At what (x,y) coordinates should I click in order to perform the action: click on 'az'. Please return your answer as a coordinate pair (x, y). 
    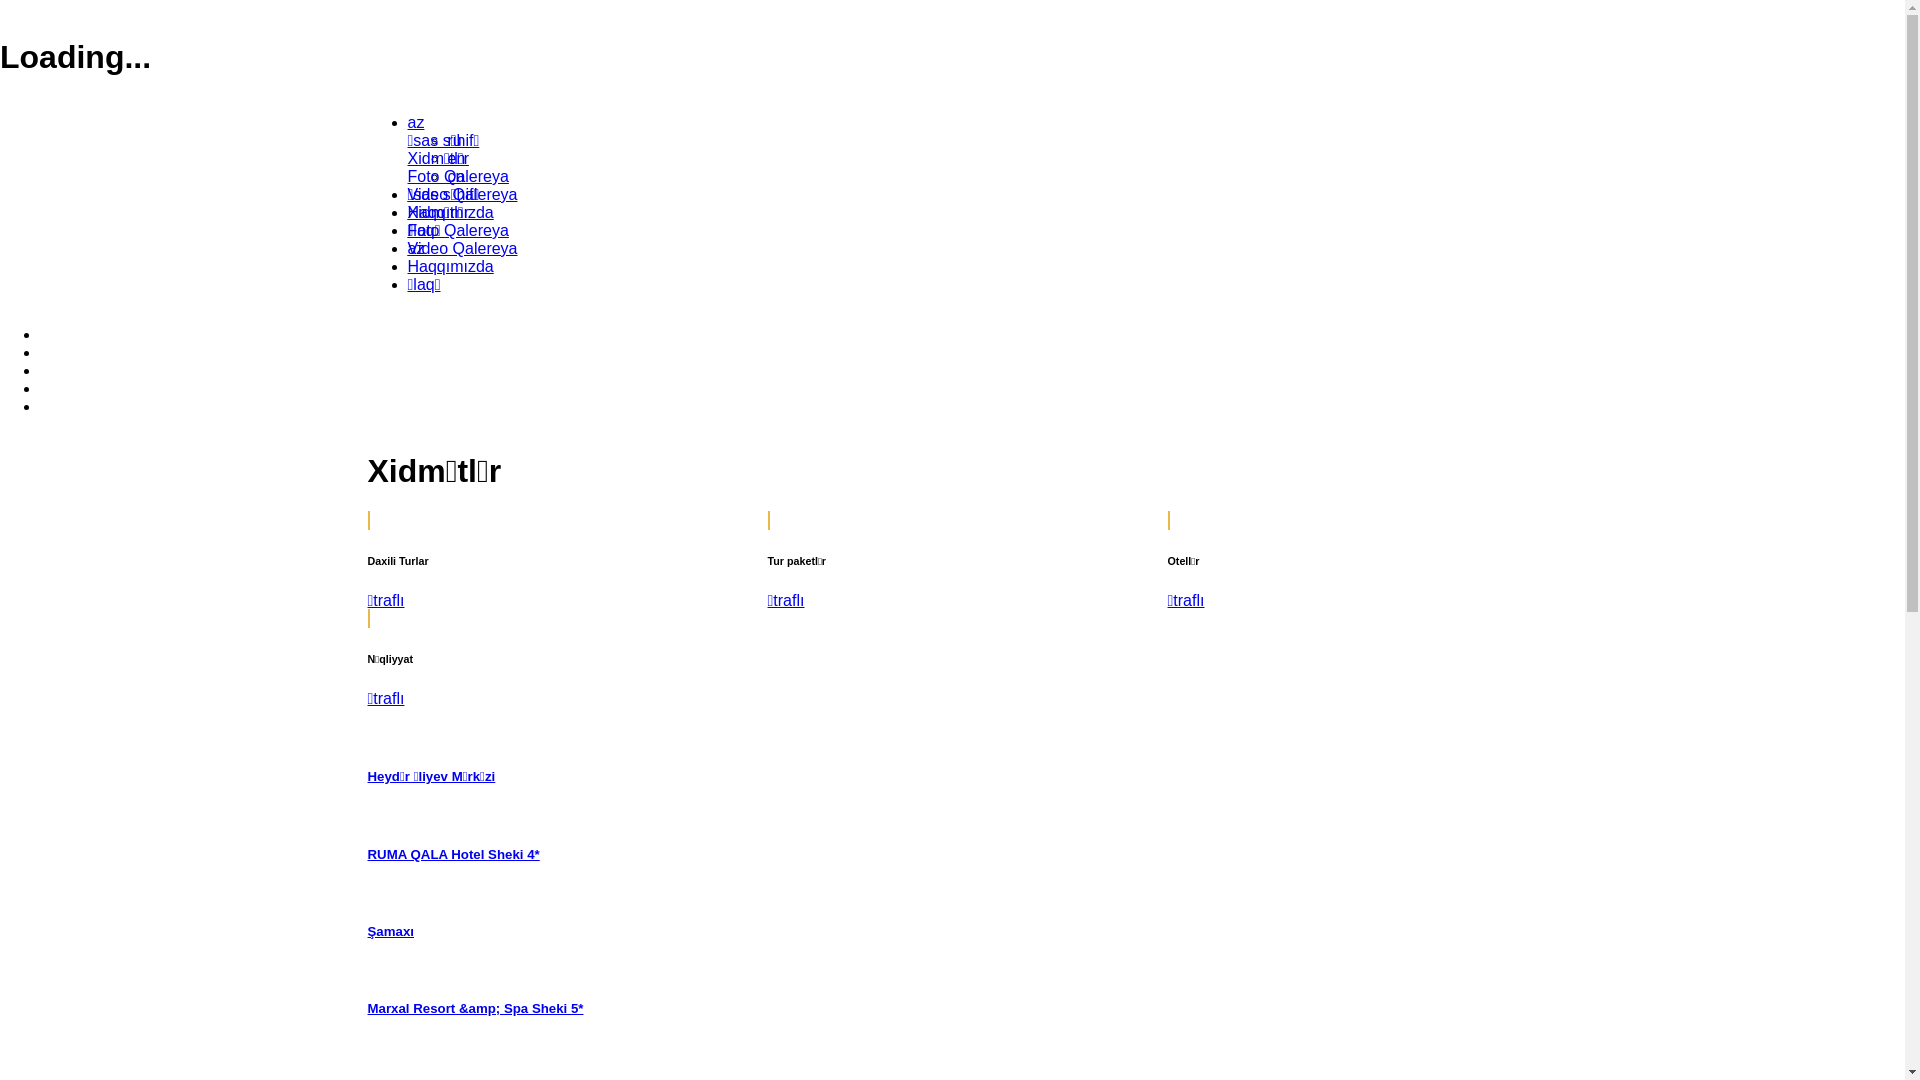
    Looking at the image, I should click on (415, 122).